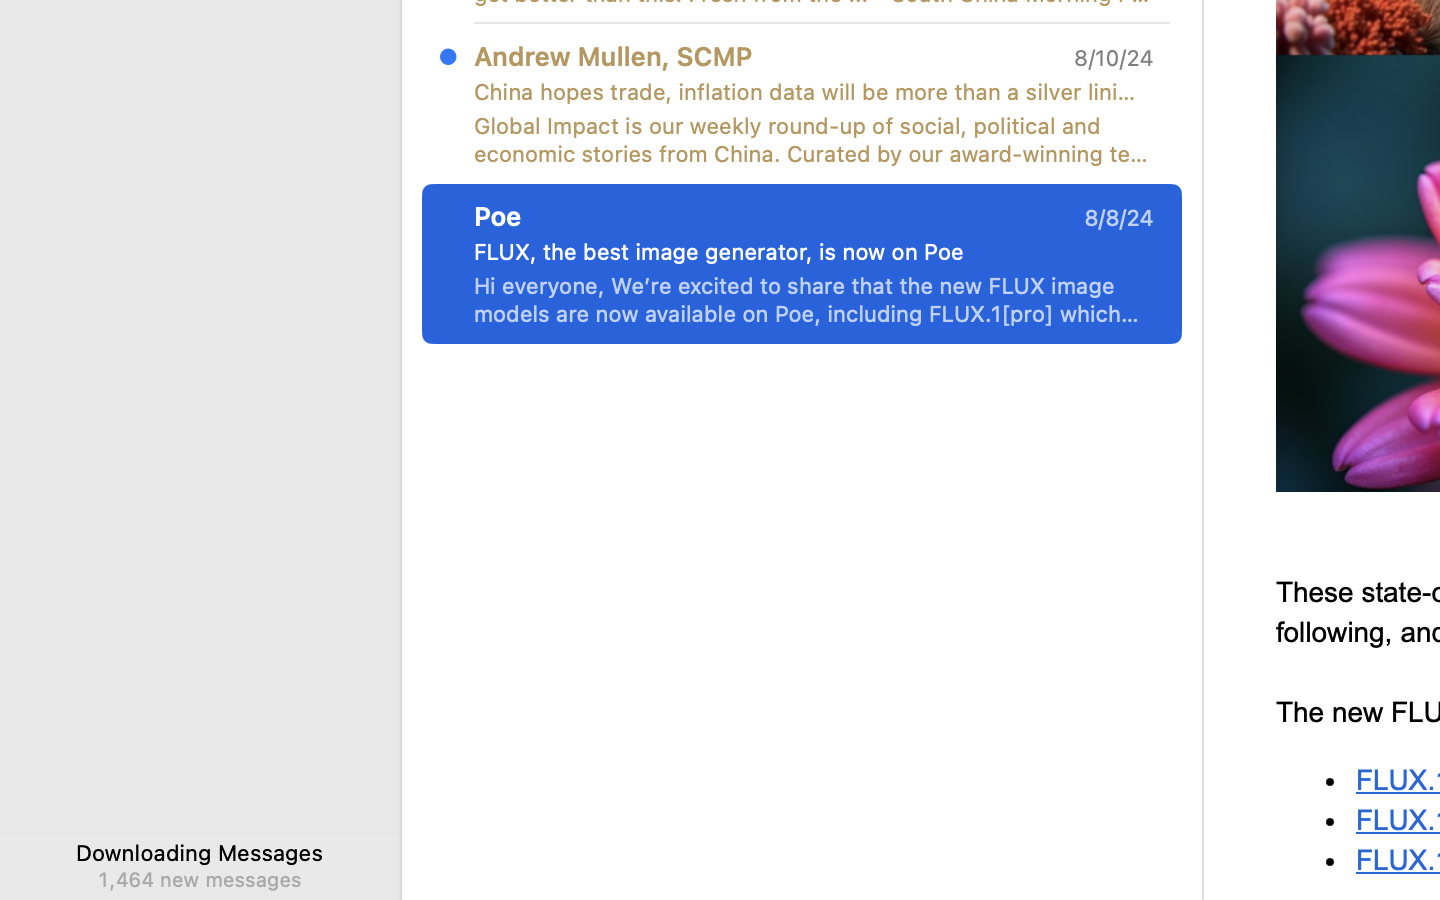 This screenshot has height=900, width=1440. I want to click on 'FLUX, the best image generator, is now on Poe', so click(805, 251).